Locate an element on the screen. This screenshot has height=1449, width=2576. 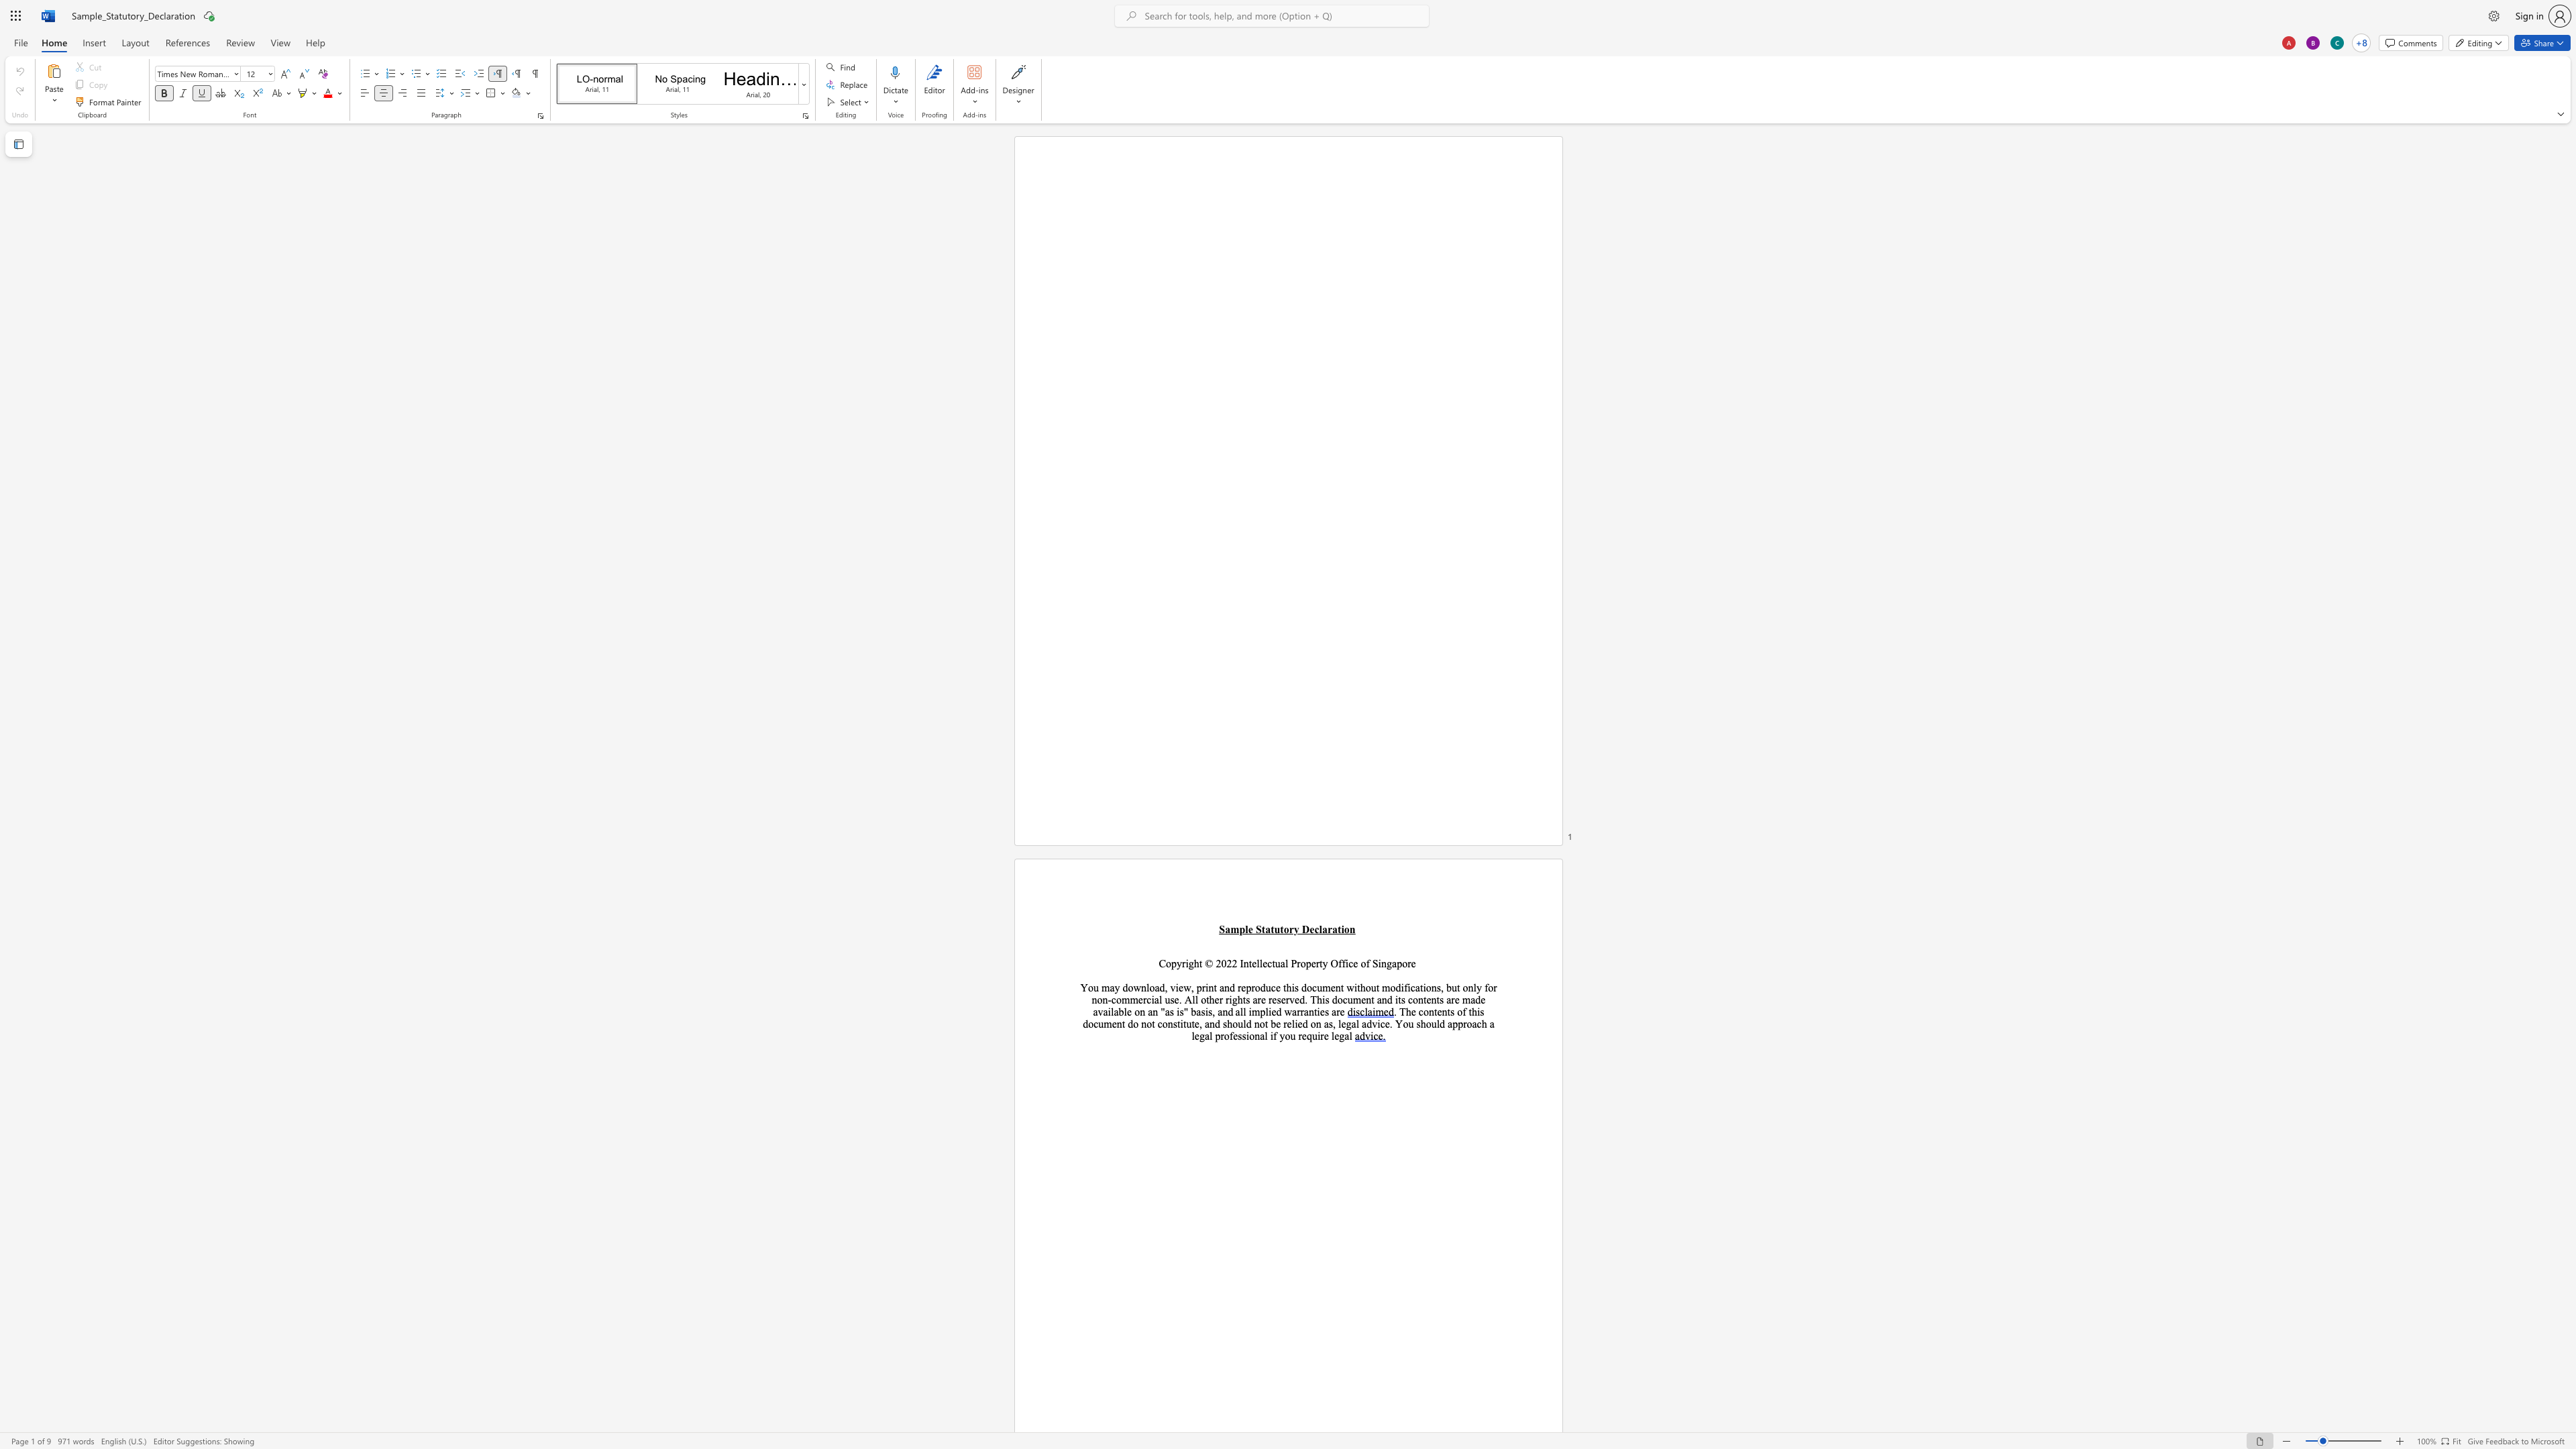
the space between the continuous character "t" and "y" in the text is located at coordinates (1323, 963).